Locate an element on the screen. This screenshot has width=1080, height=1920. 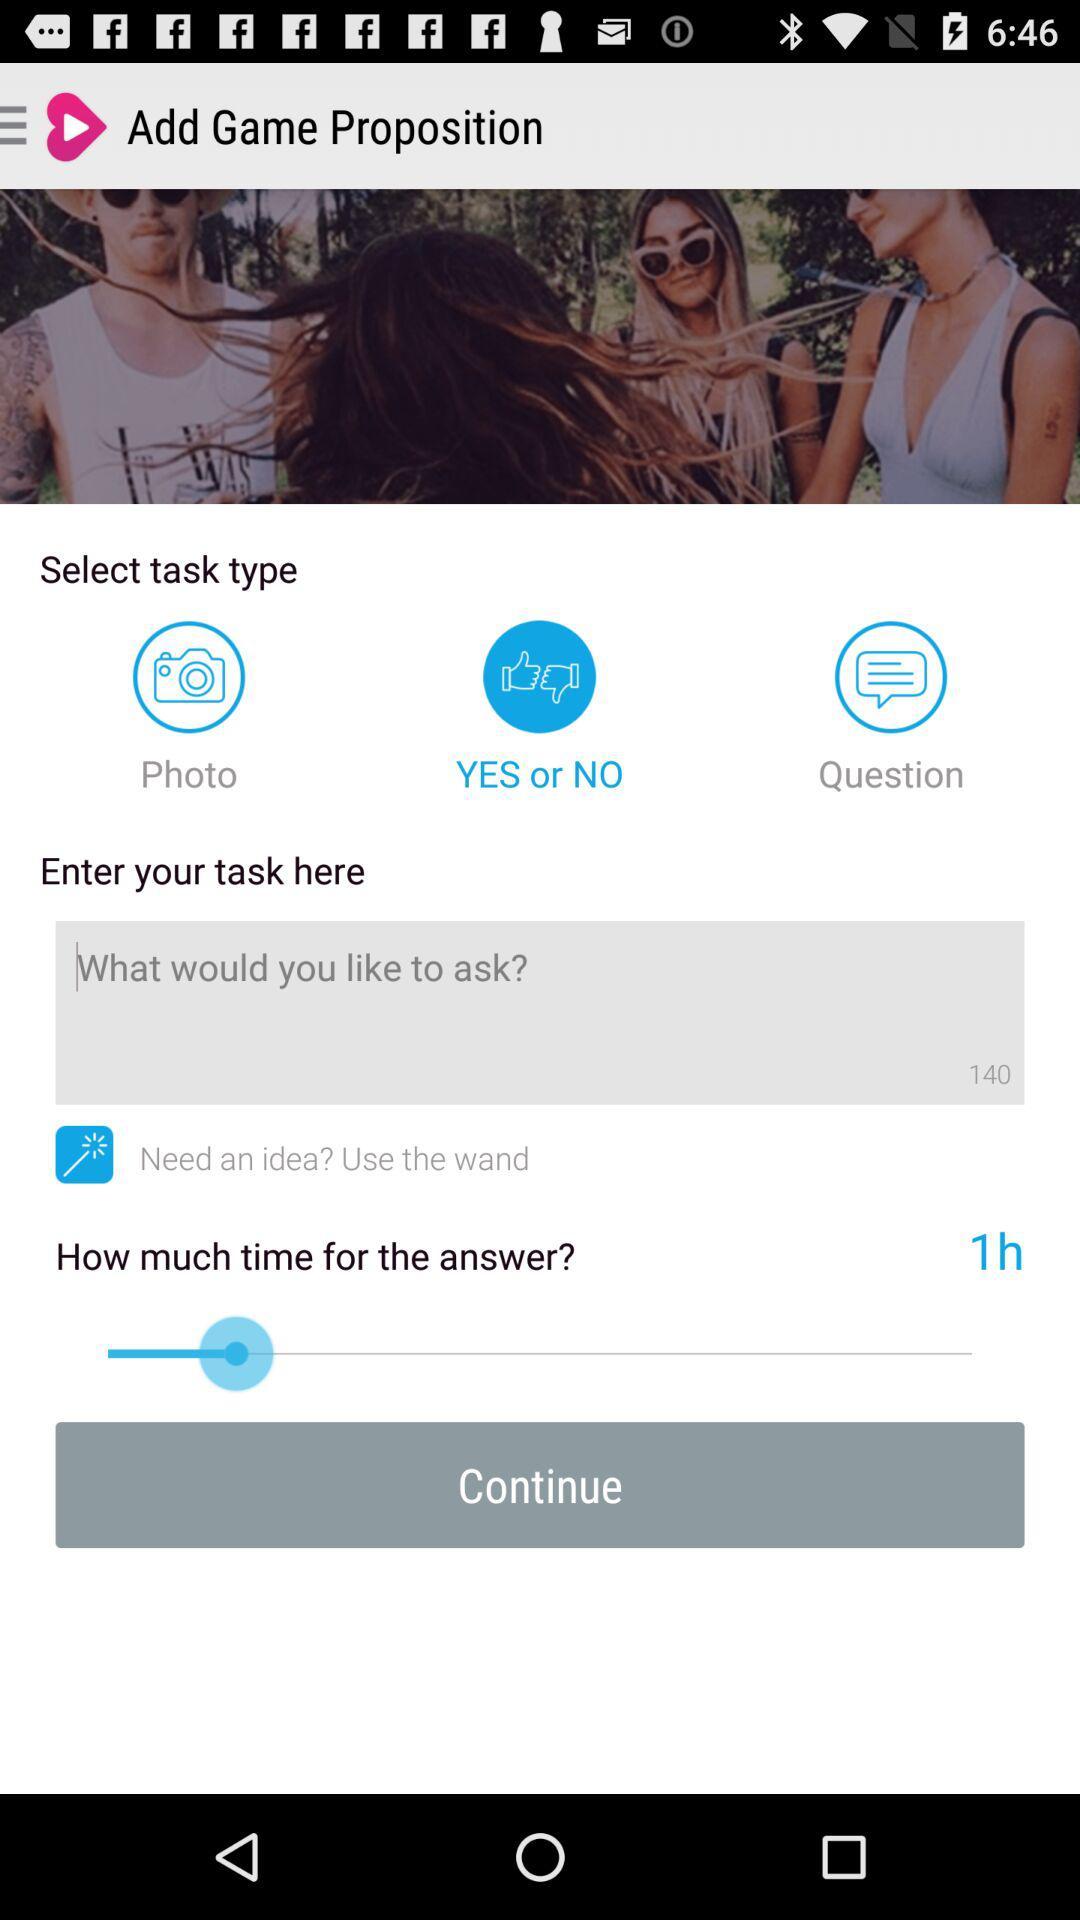
app to the left of need an idea icon is located at coordinates (83, 1154).